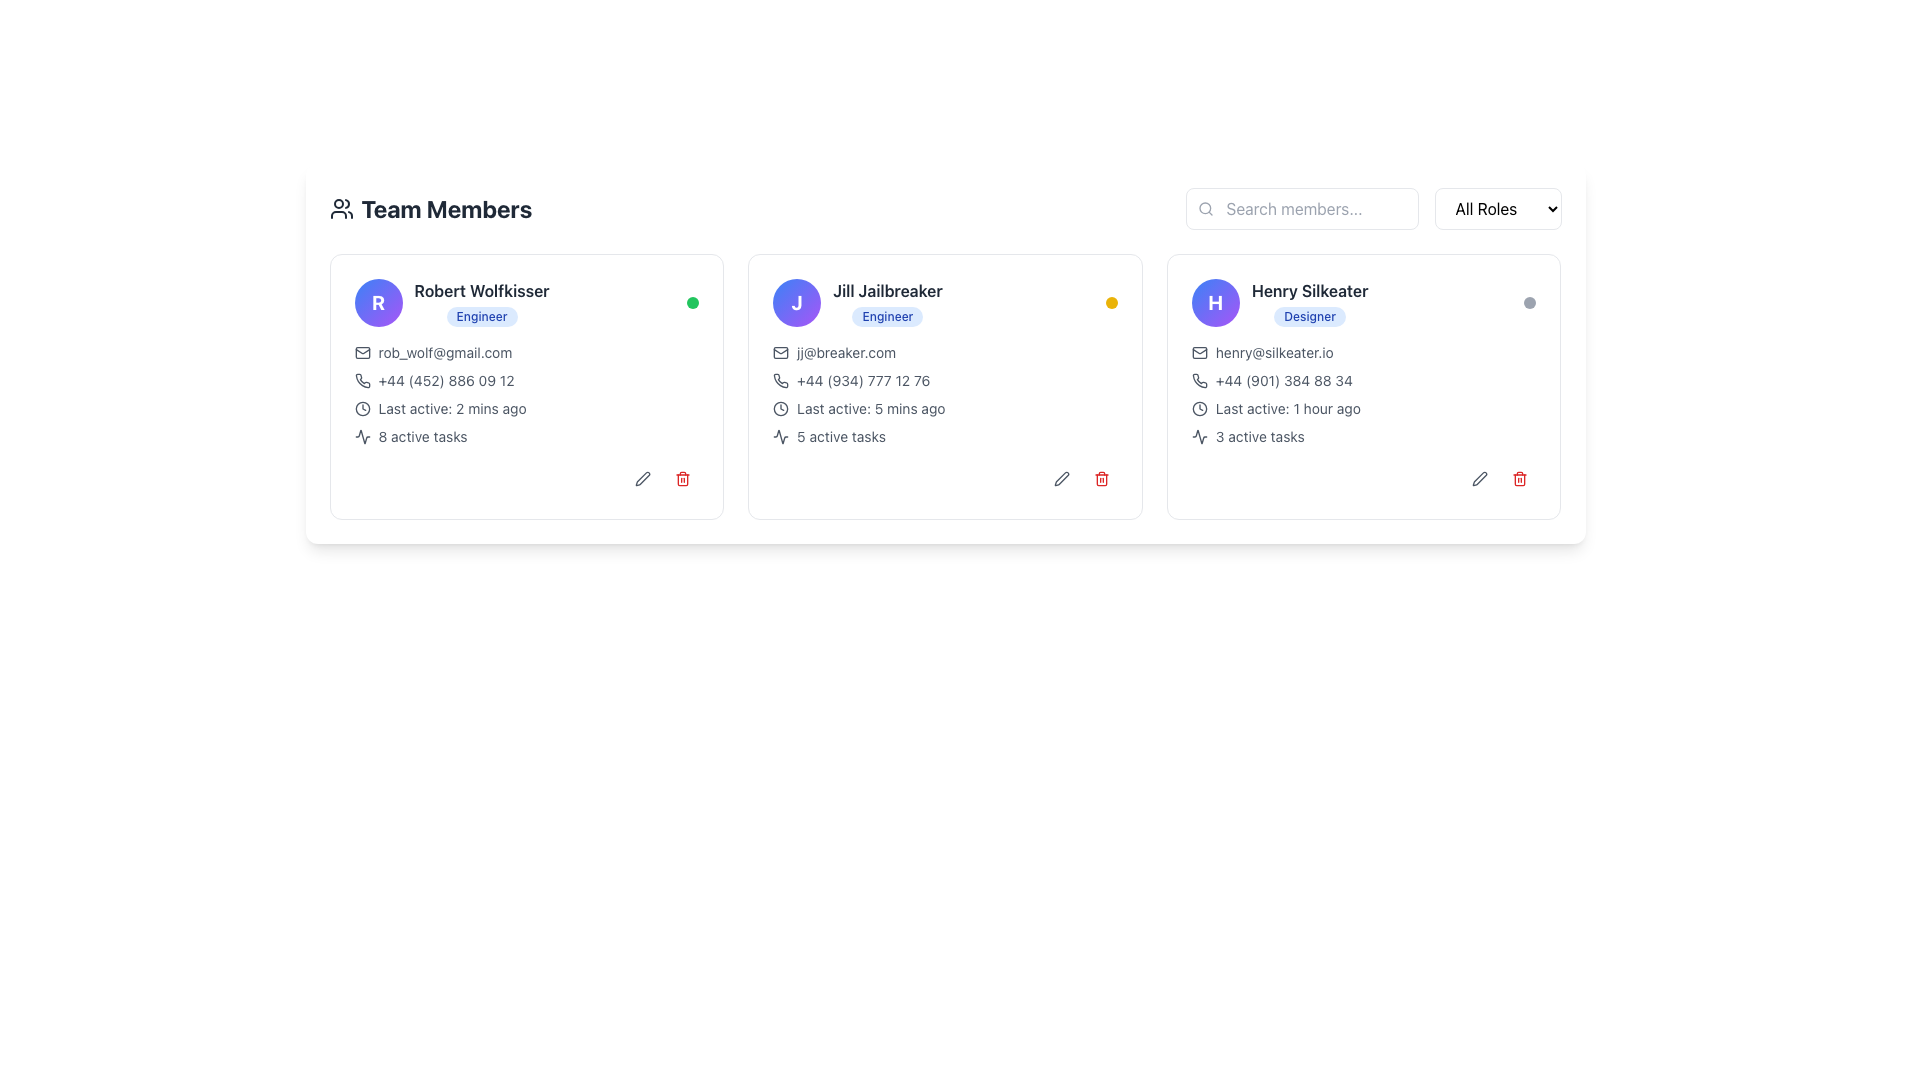 The height and width of the screenshot is (1080, 1920). What do you see at coordinates (445, 381) in the screenshot?
I see `displayed phone number '+44 (452) 886 09 12' located below the email address and above the 'Last active: 2 mins ago' text in the middle-left card's body` at bounding box center [445, 381].